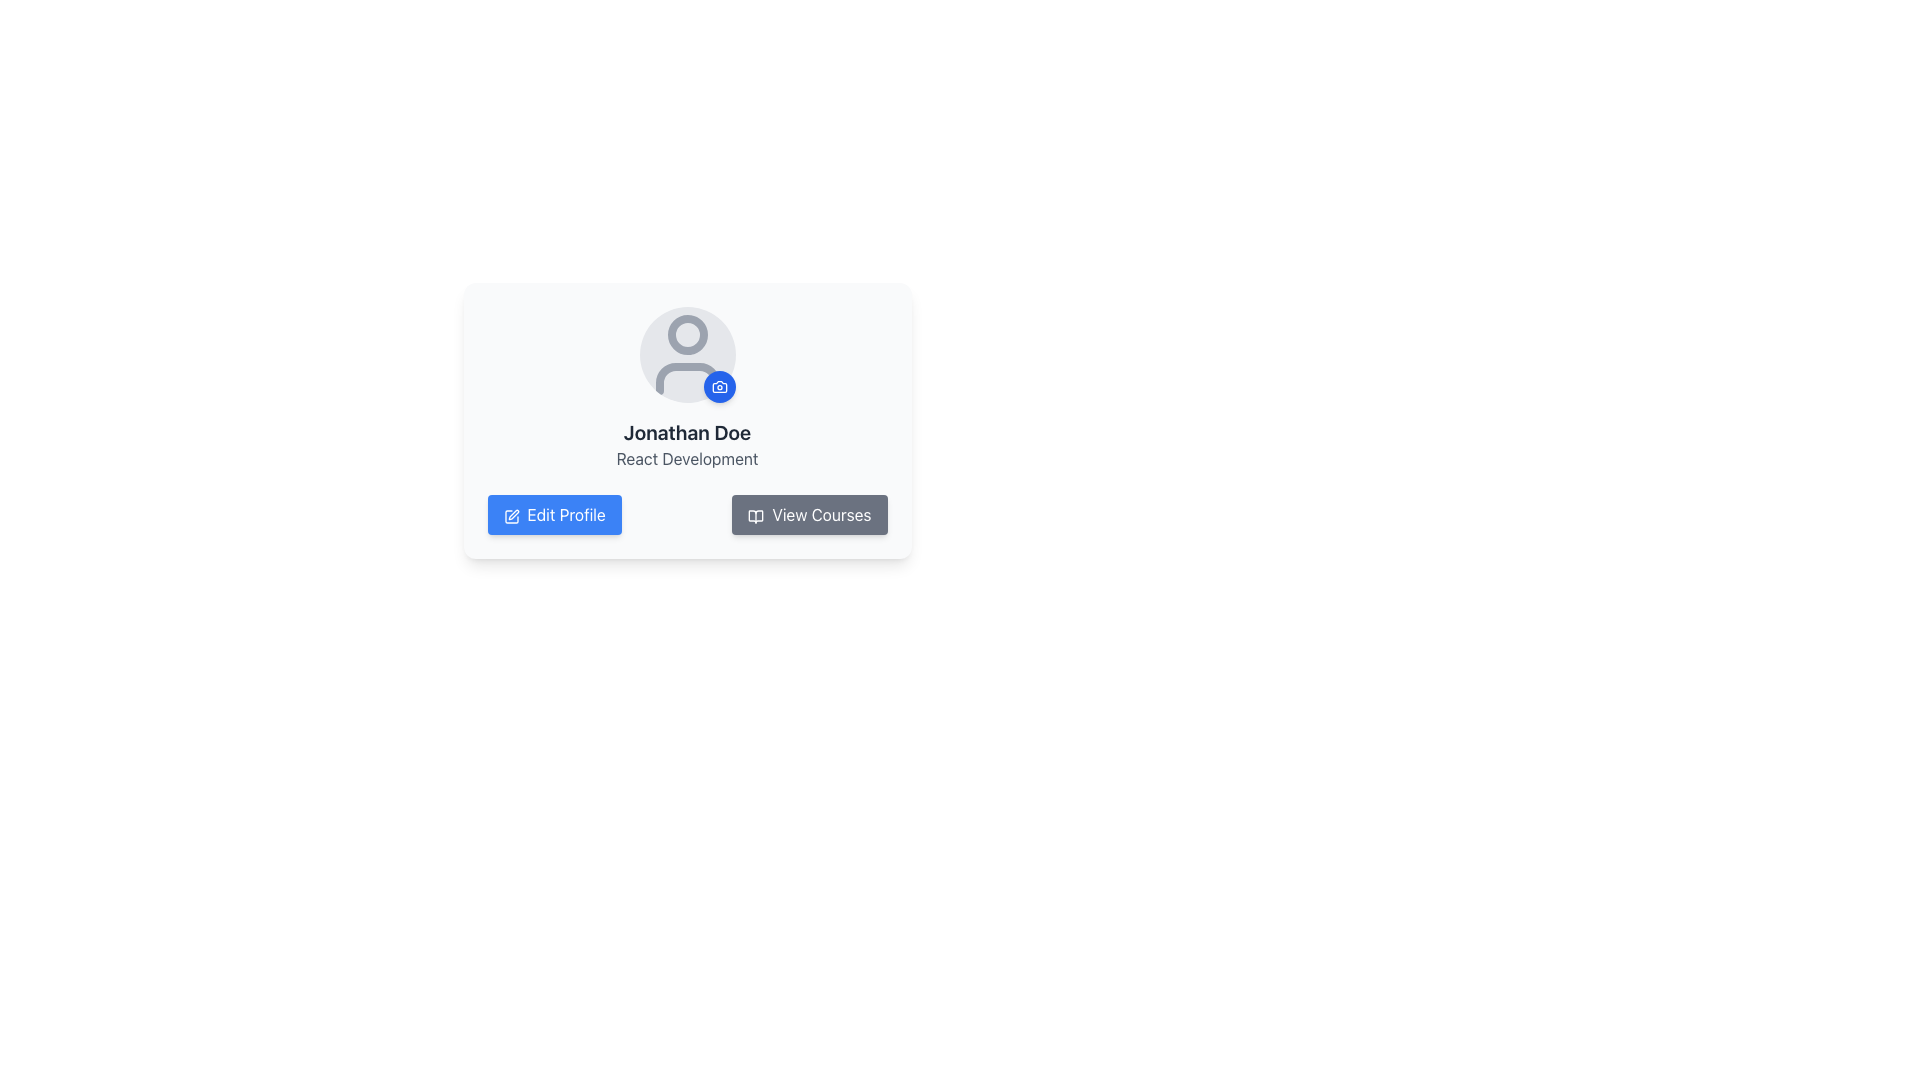 The width and height of the screenshot is (1920, 1080). I want to click on the minimalistic outline of an open book icon, which is part of a compact icon design located within a graphical card near its sibling components, so click(755, 515).